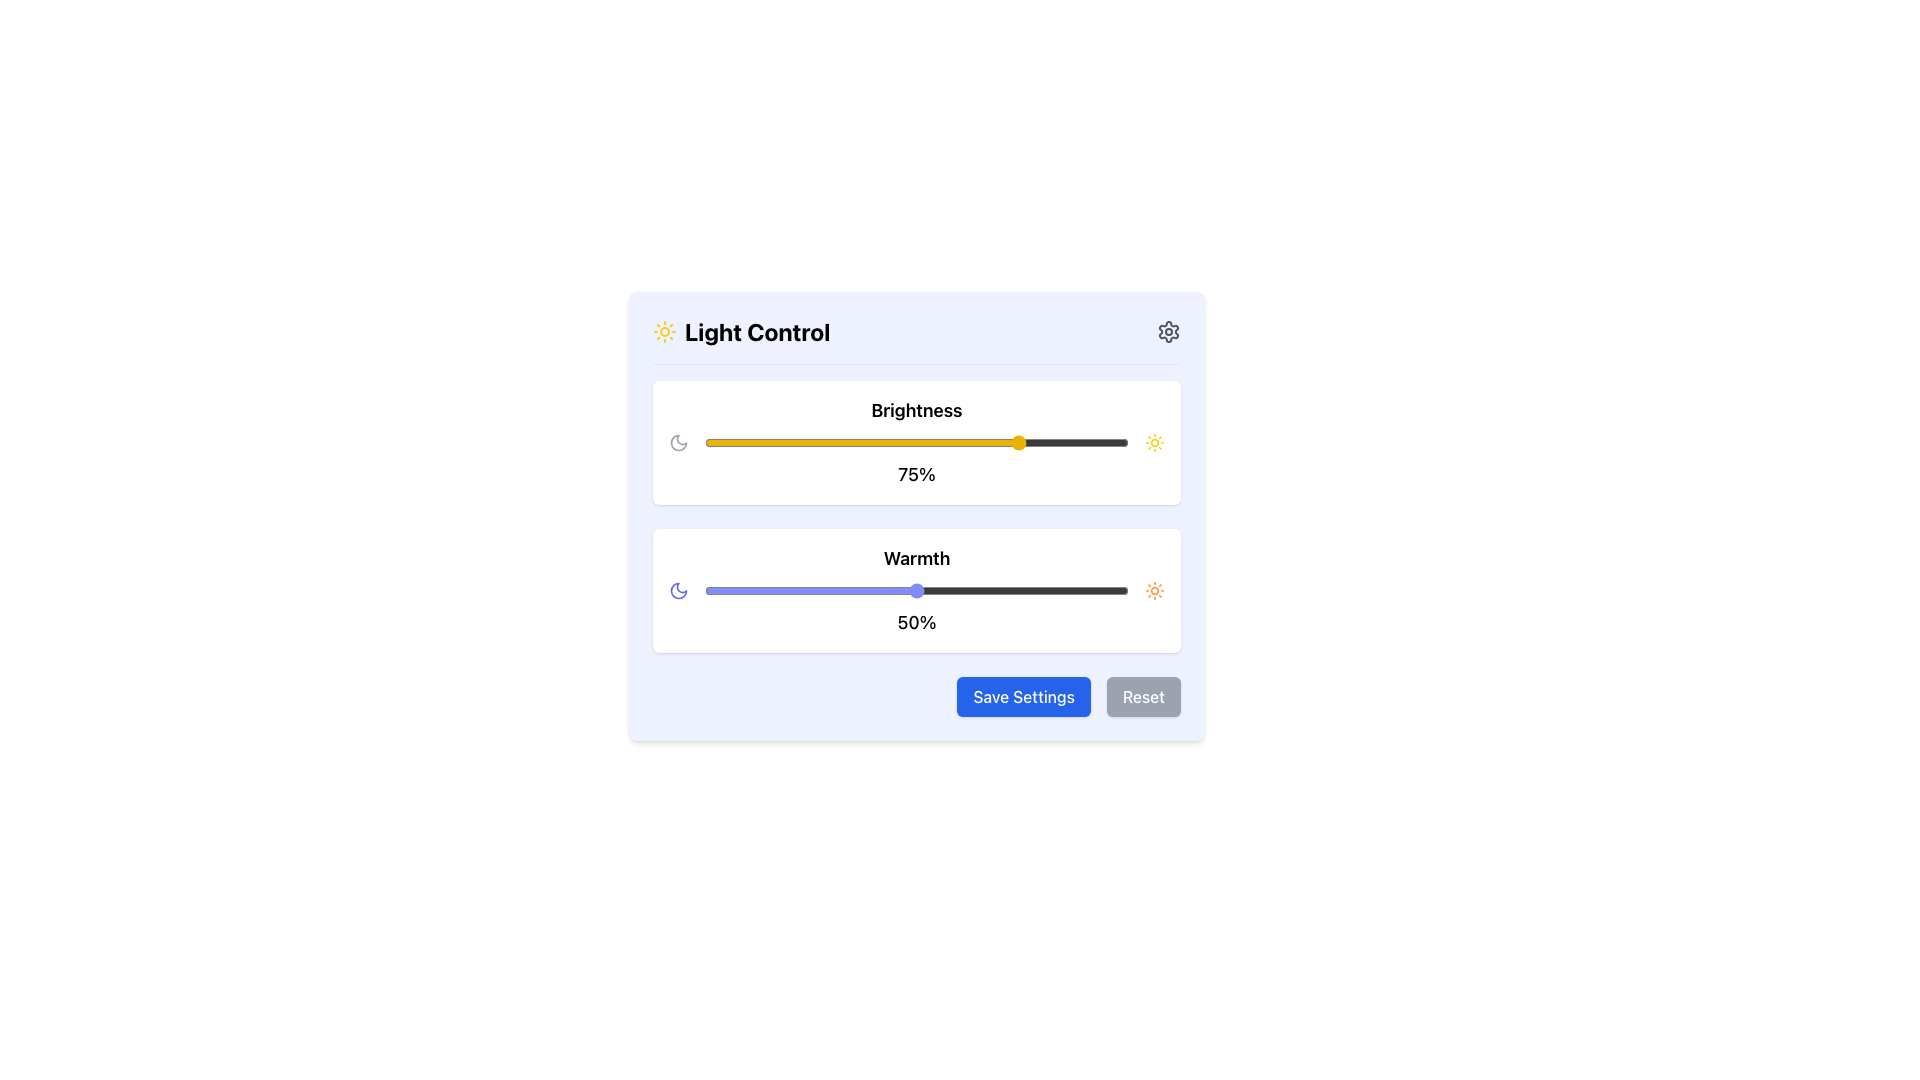  I want to click on the light control panel with an indigo background that contains the title 'Light Control', two sliders for Brightness and Warmth, and buttons for Save Settings and Reset, so click(915, 515).